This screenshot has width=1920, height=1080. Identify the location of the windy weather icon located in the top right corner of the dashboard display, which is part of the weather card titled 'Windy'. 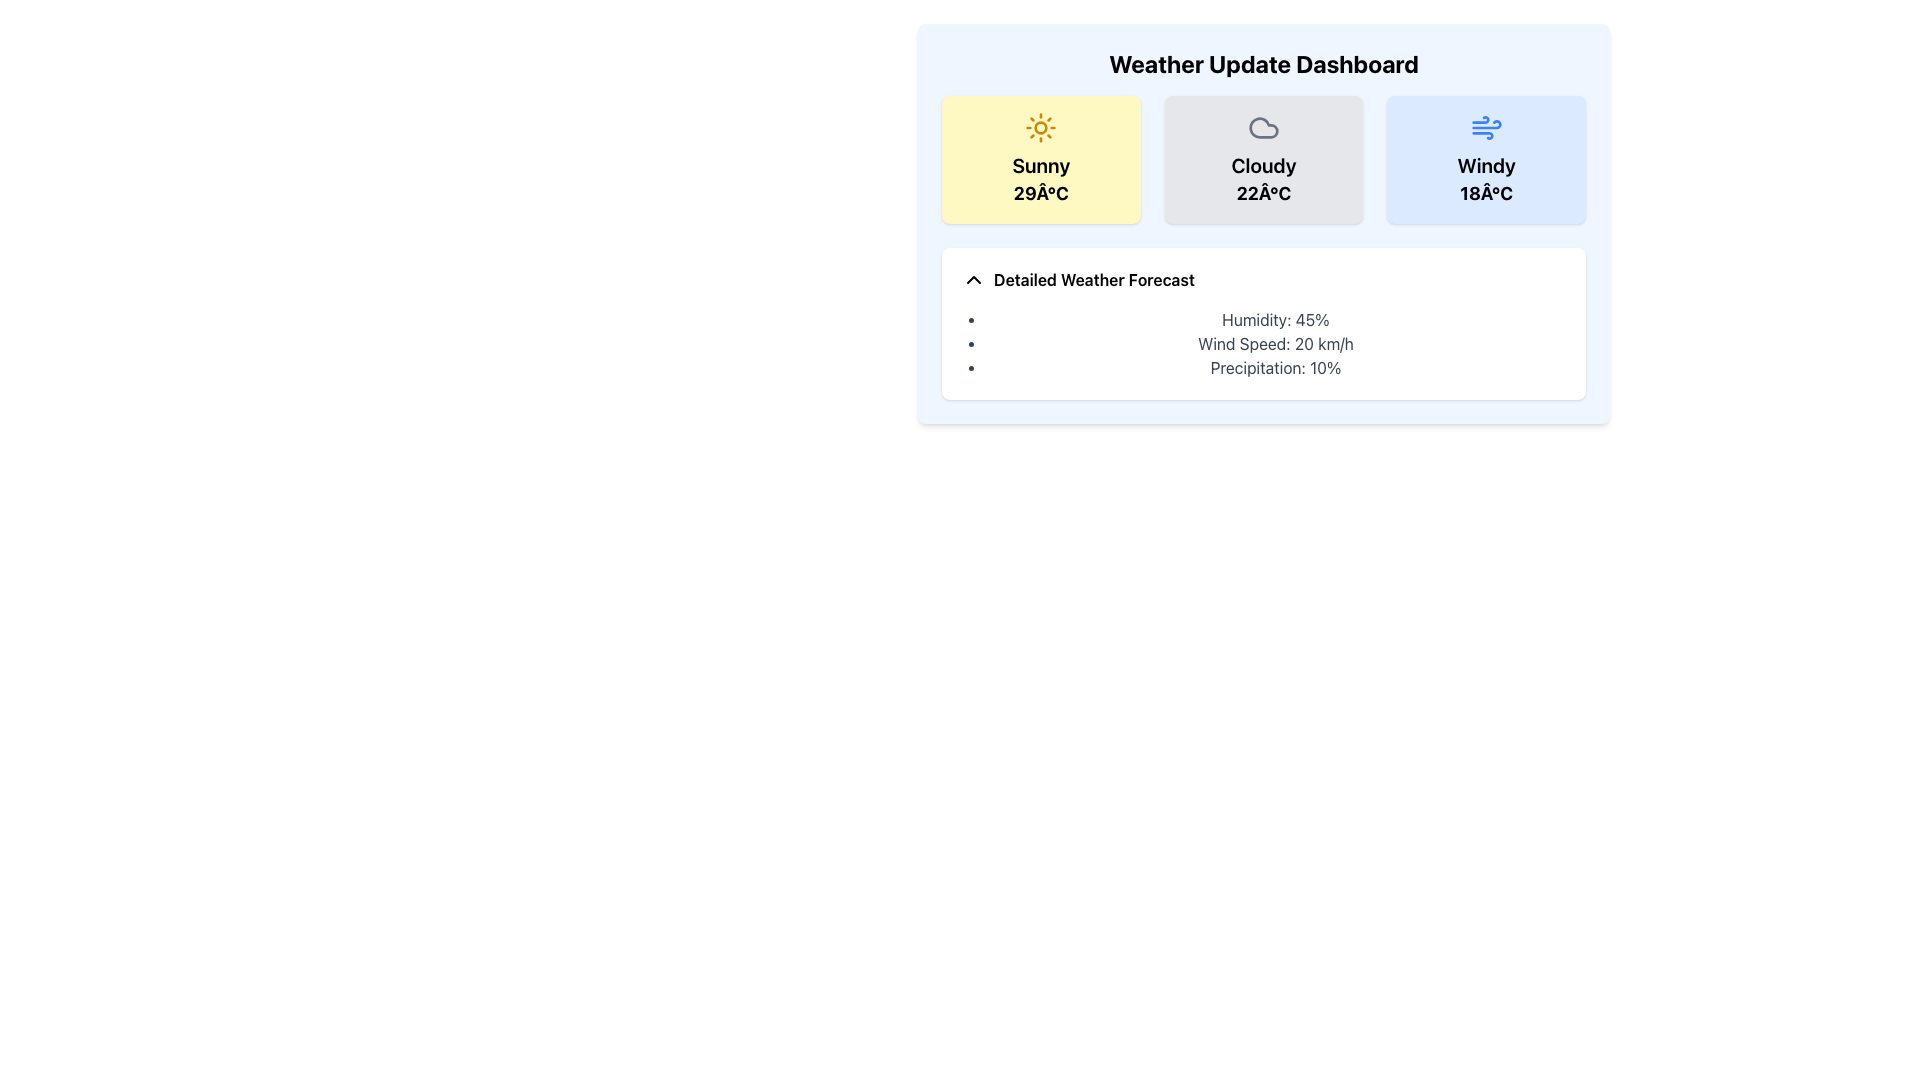
(1486, 127).